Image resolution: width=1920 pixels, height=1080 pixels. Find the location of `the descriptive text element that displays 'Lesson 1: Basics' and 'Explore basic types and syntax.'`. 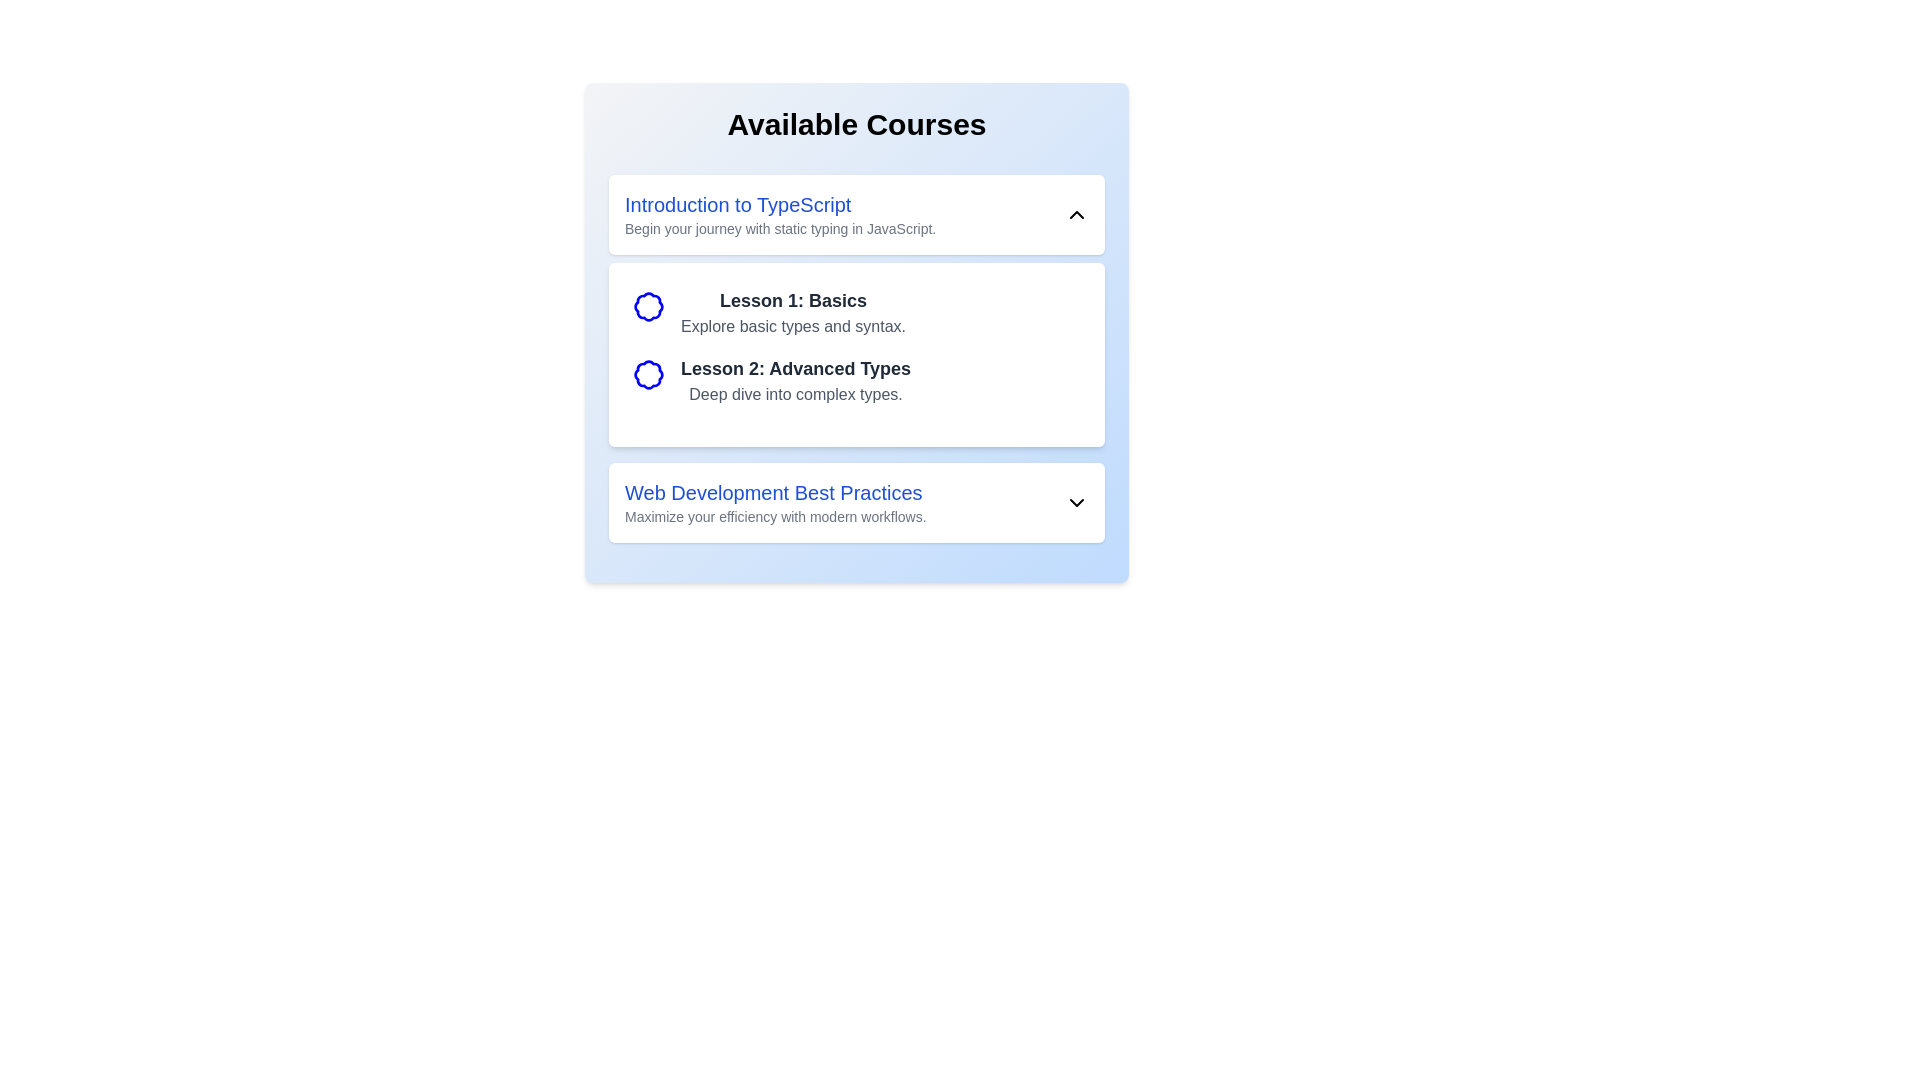

the descriptive text element that displays 'Lesson 1: Basics' and 'Explore basic types and syntax.' is located at coordinates (792, 312).